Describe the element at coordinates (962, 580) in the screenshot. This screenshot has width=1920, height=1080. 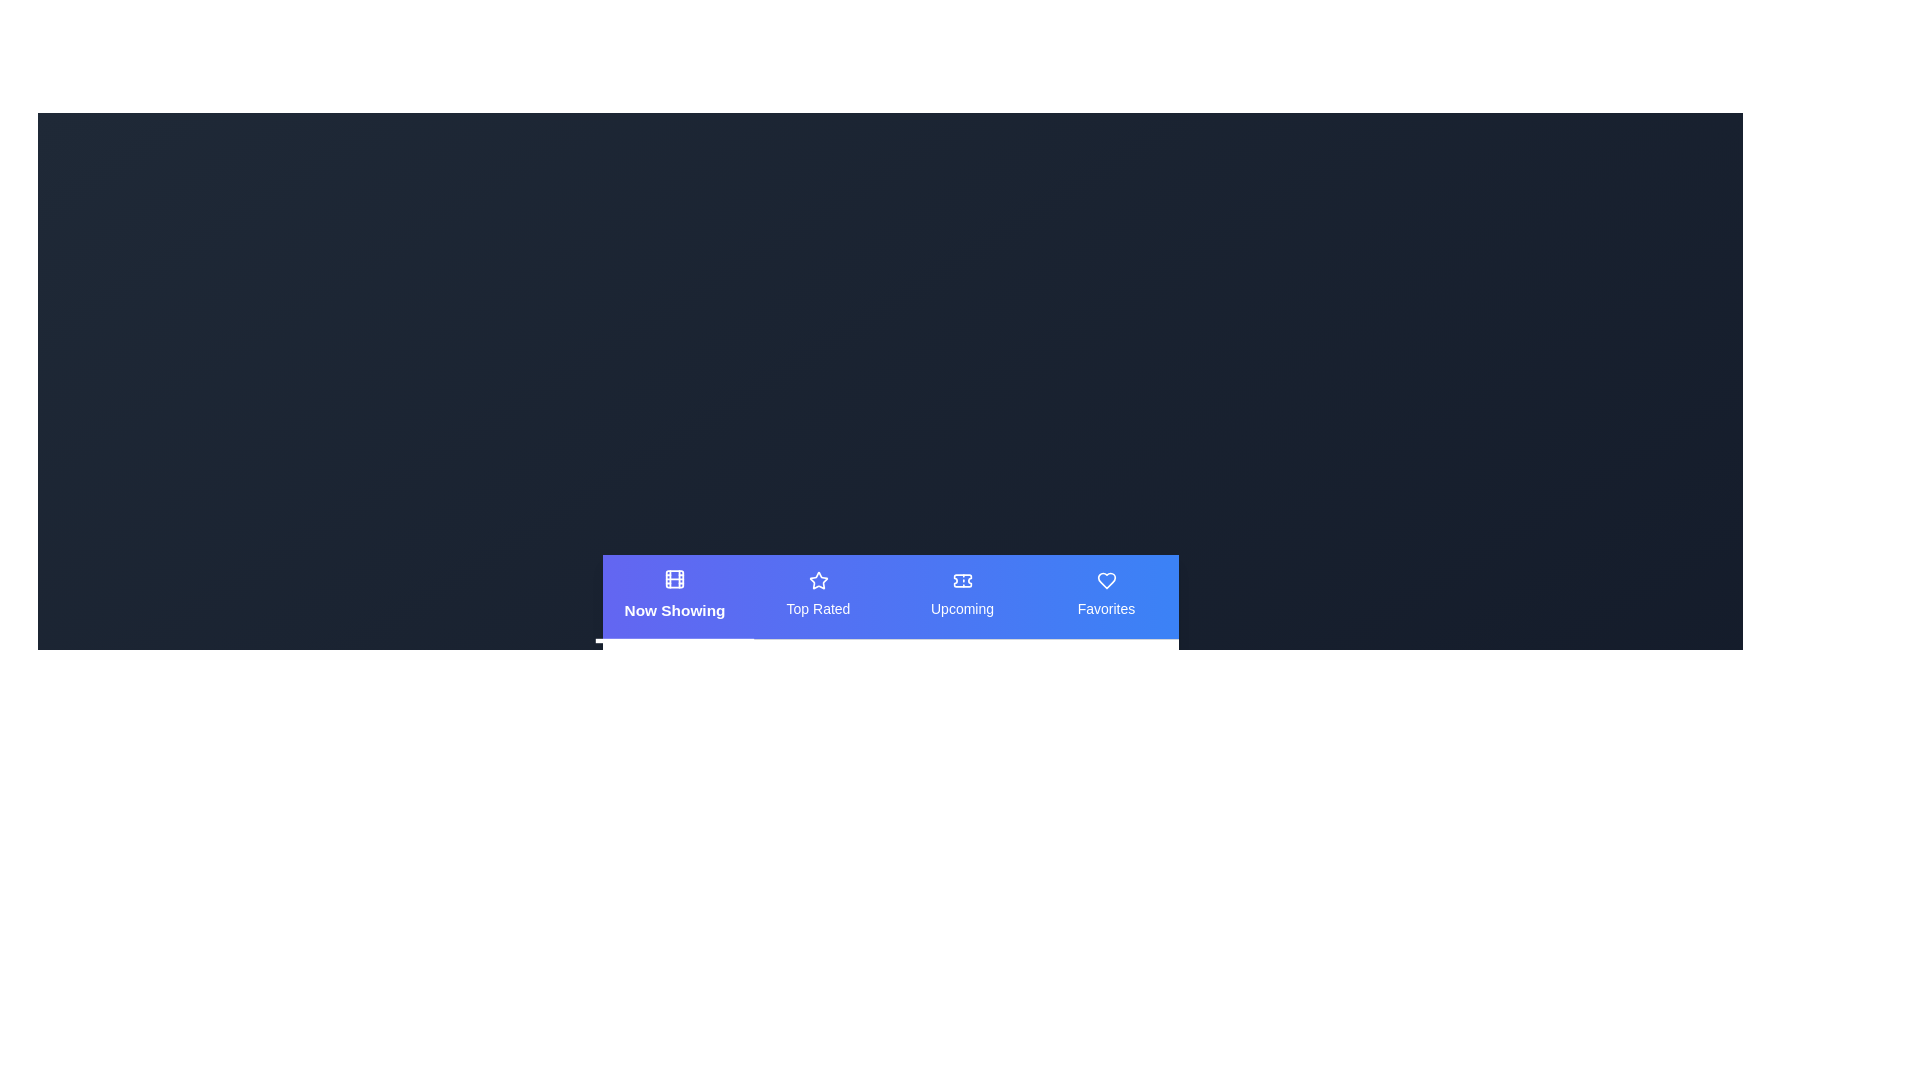
I see `the 'Upcoming' section icon in the bottom navigation bar` at that location.